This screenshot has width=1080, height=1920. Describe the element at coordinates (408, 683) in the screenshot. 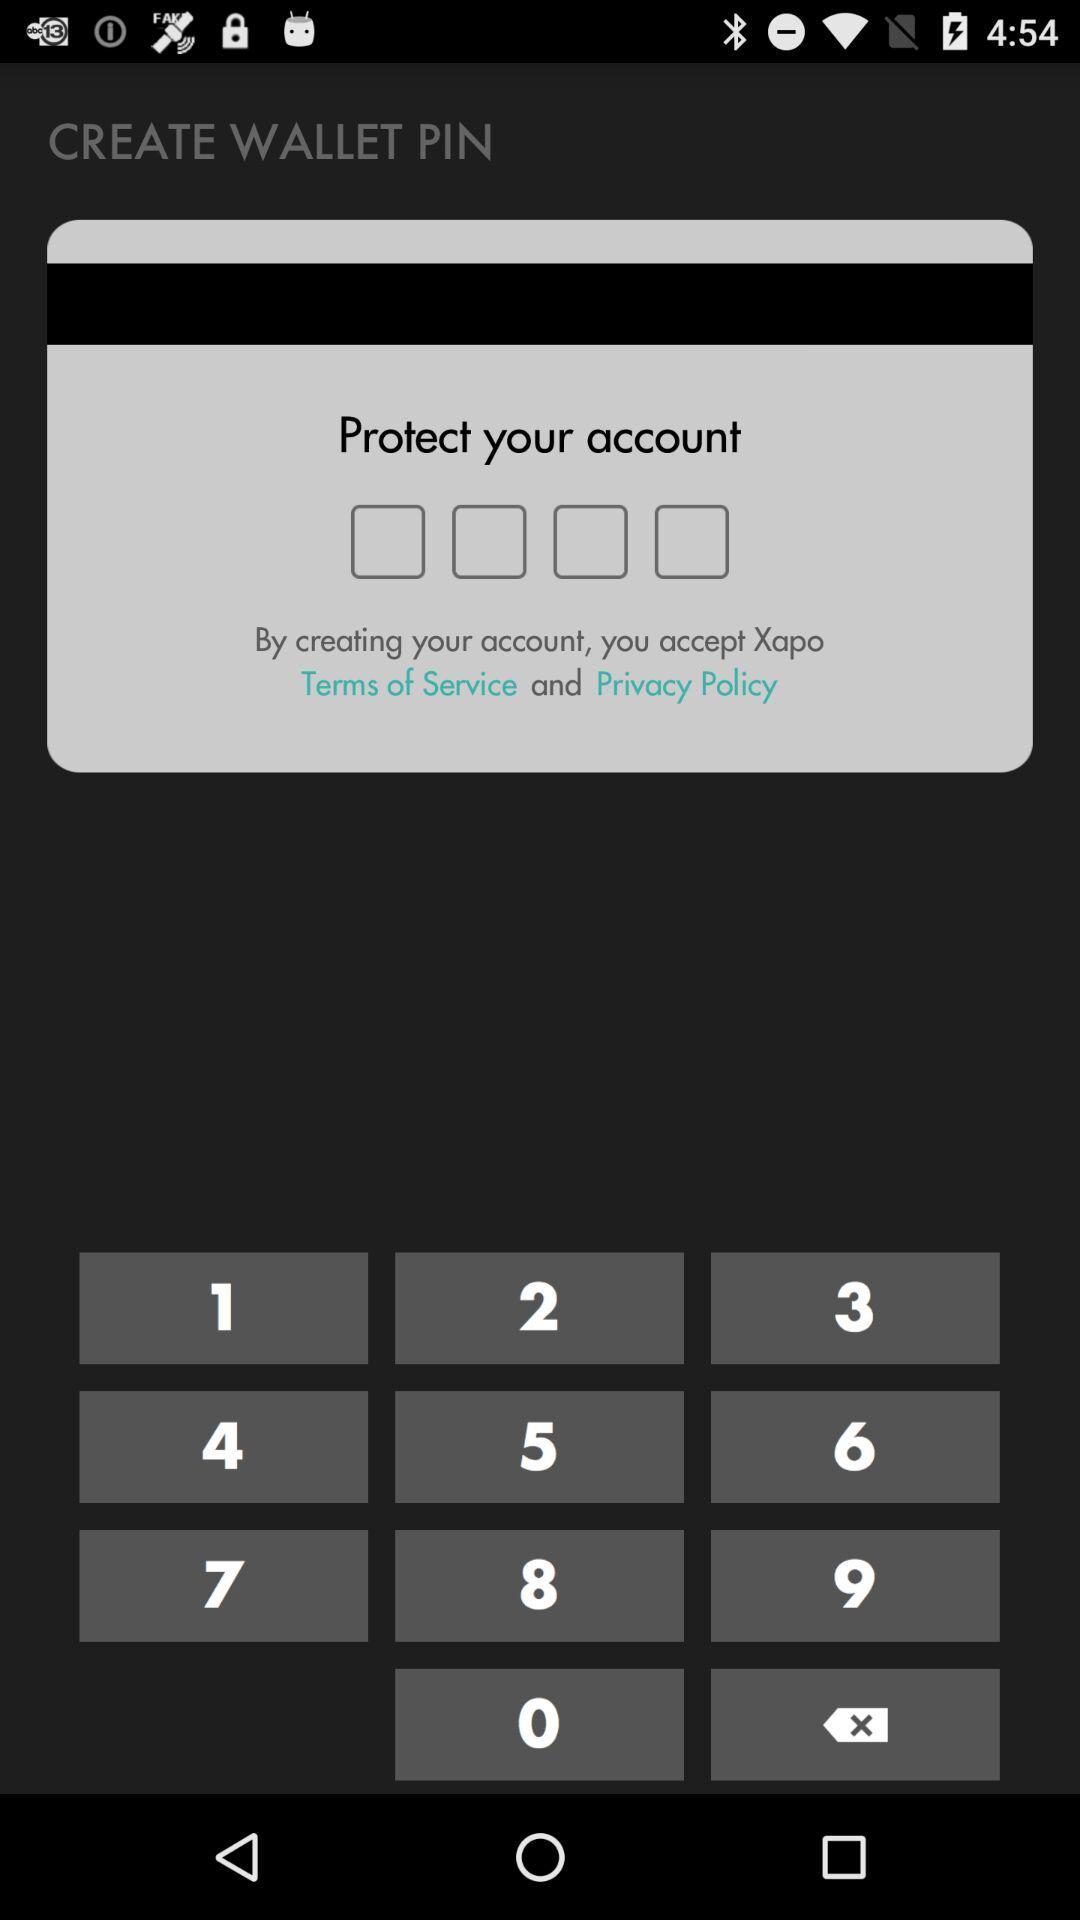

I see `icon next to the and icon` at that location.